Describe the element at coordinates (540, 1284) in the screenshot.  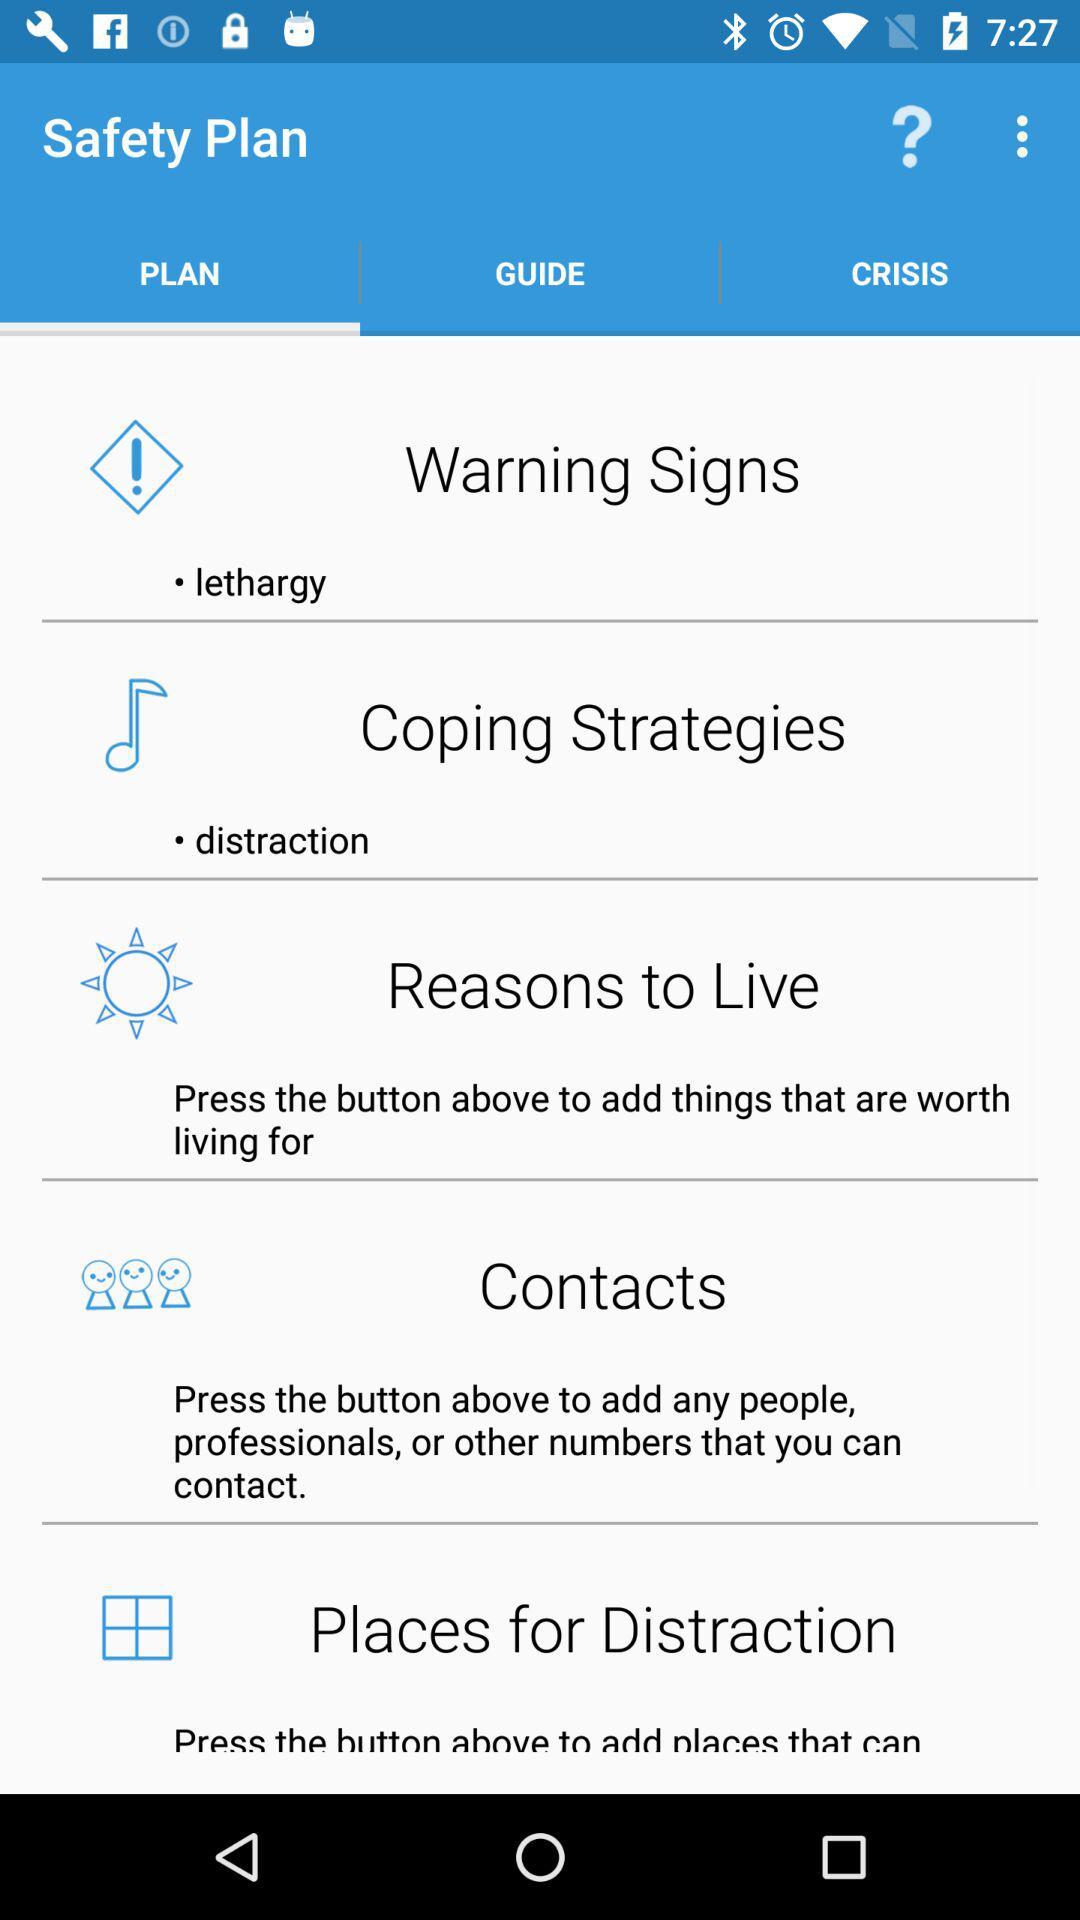
I see `icon above press the button` at that location.